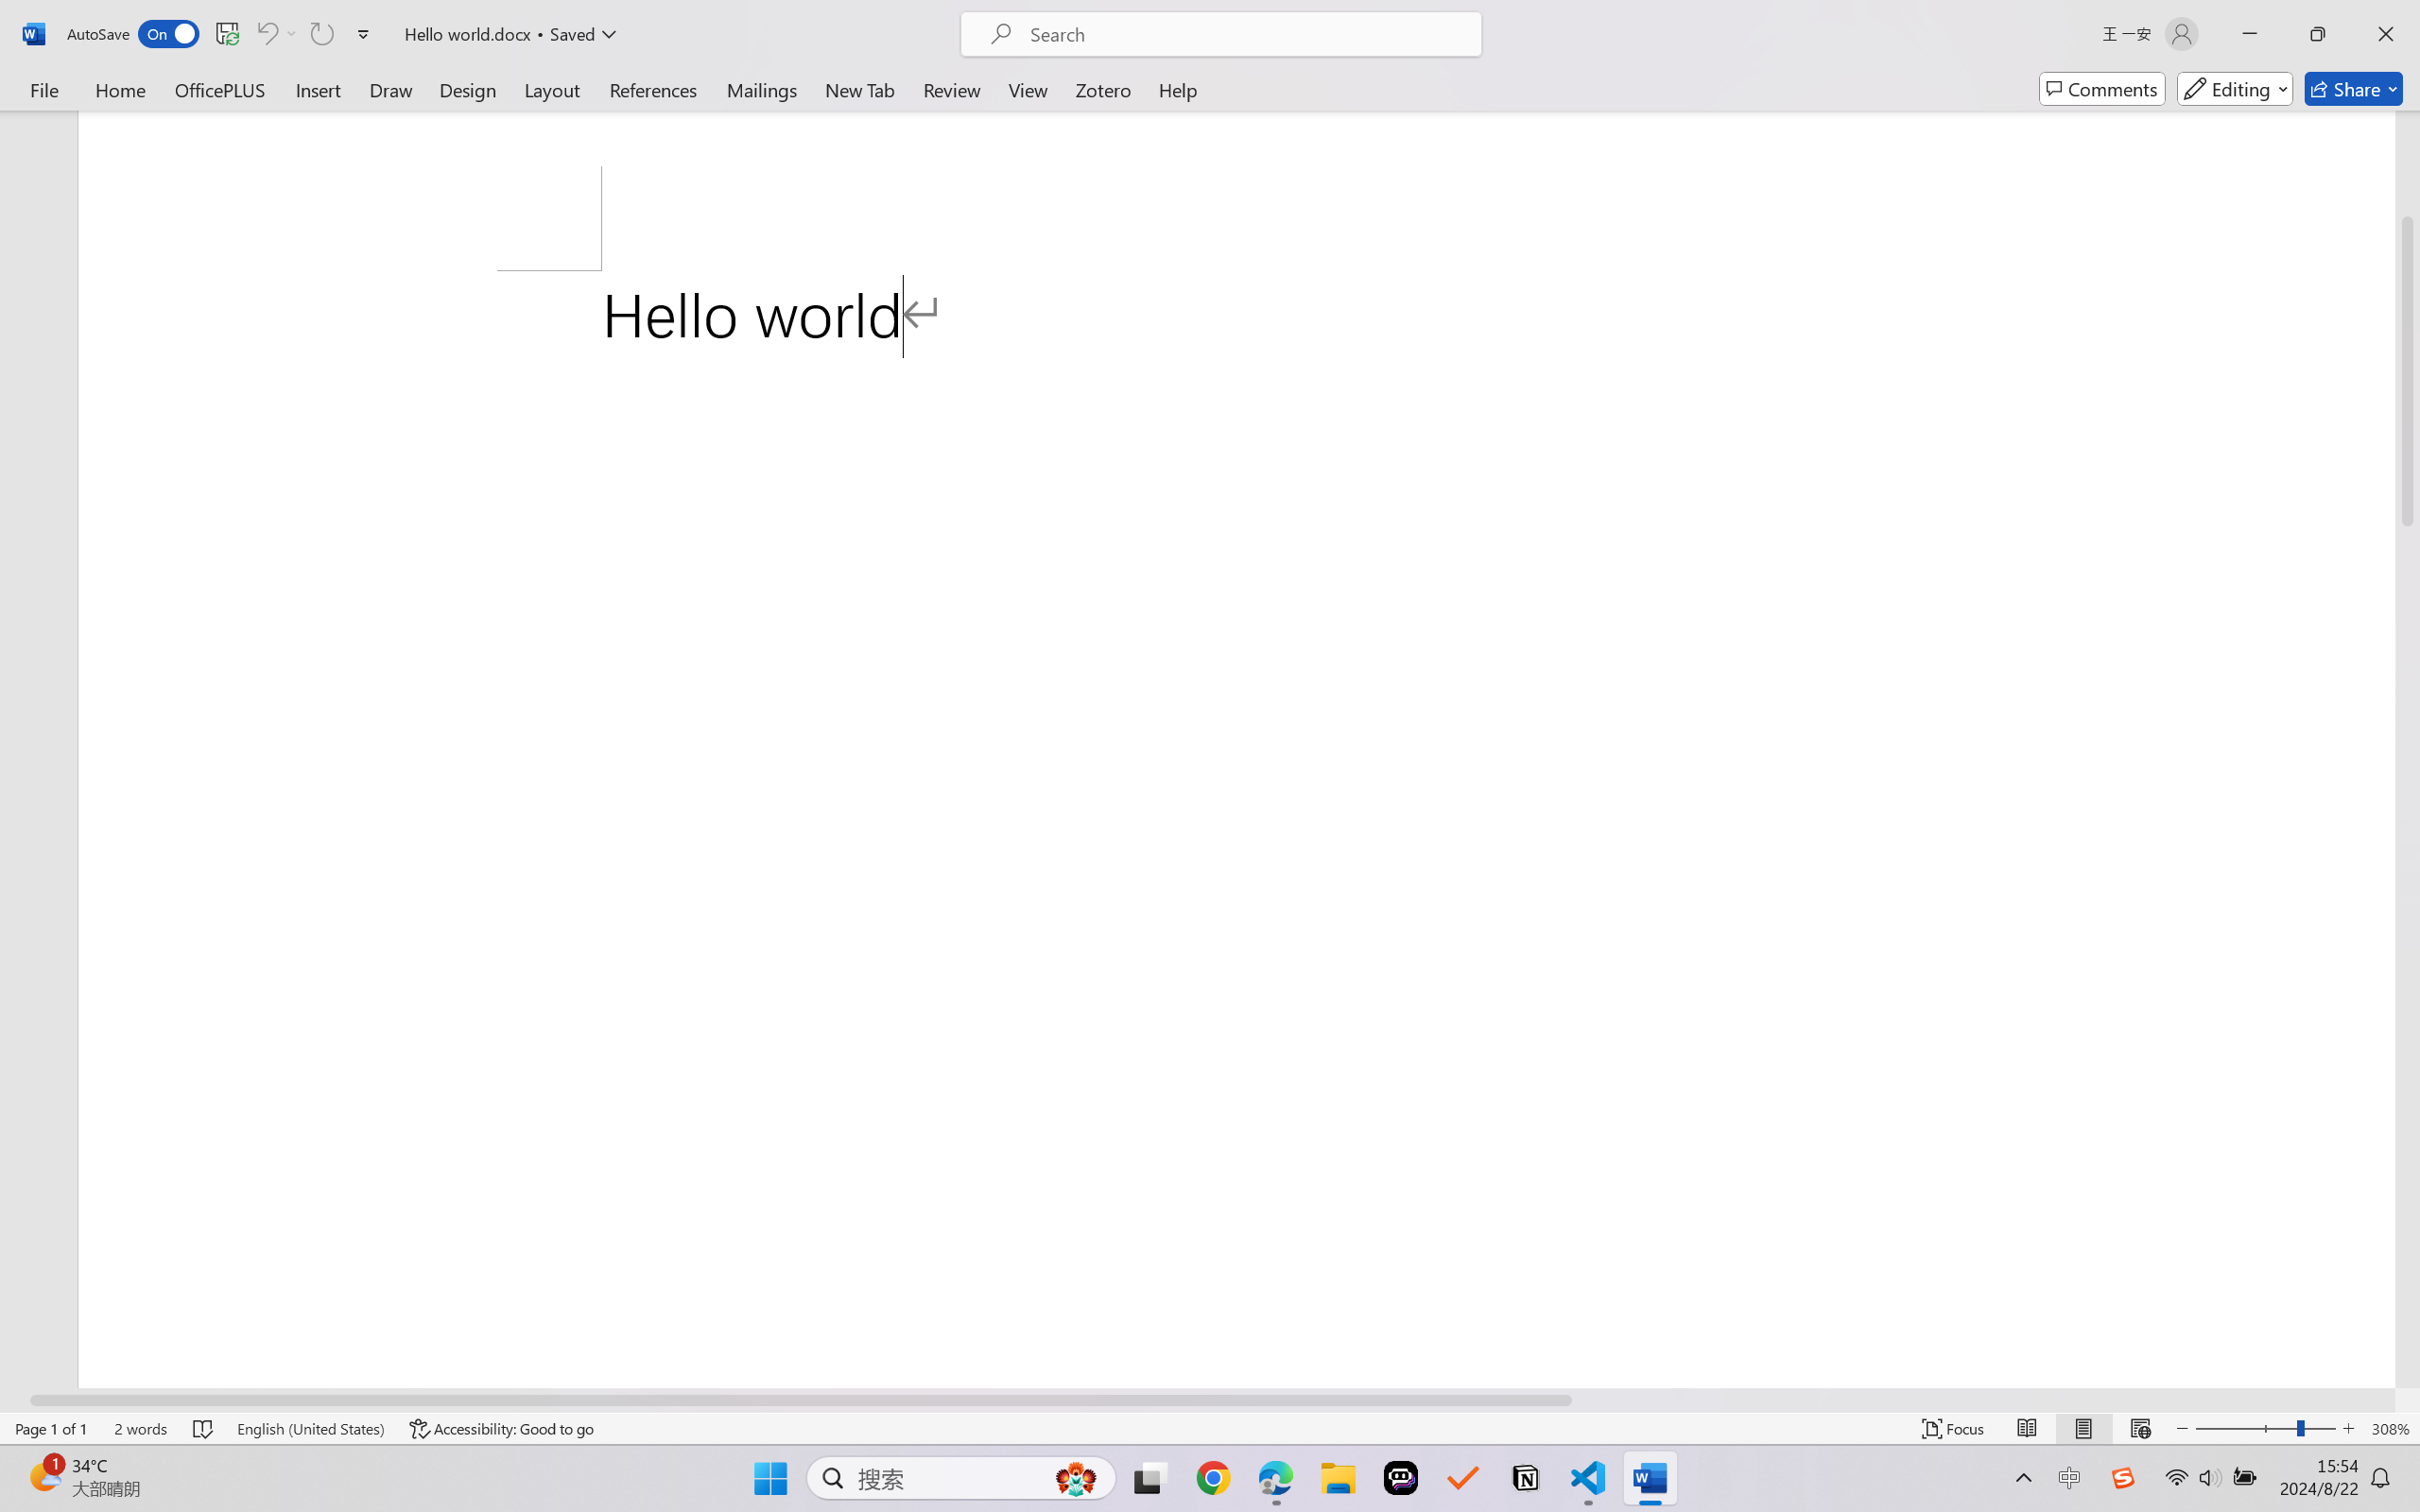  What do you see at coordinates (2083, 1428) in the screenshot?
I see `'Print Layout'` at bounding box center [2083, 1428].